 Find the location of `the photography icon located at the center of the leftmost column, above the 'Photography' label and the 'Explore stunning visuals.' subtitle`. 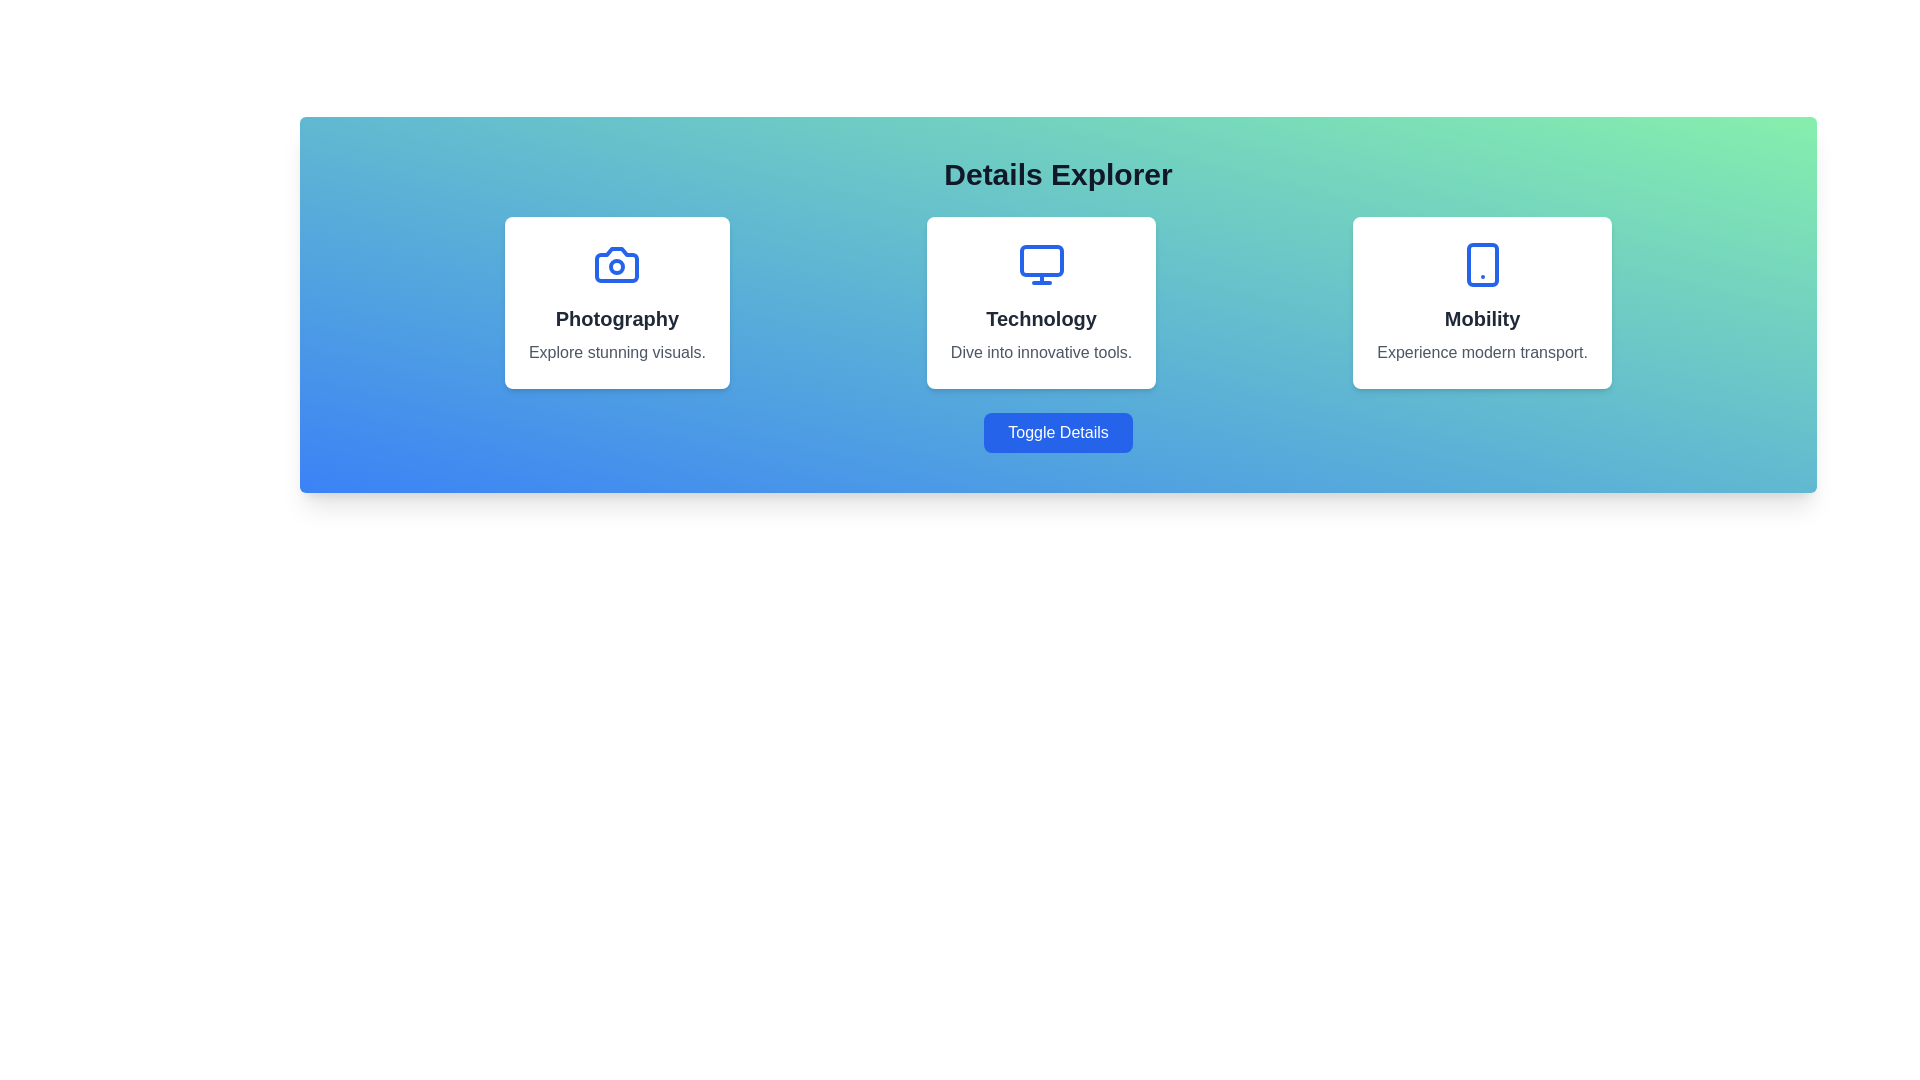

the photography icon located at the center of the leftmost column, above the 'Photography' label and the 'Explore stunning visuals.' subtitle is located at coordinates (616, 264).